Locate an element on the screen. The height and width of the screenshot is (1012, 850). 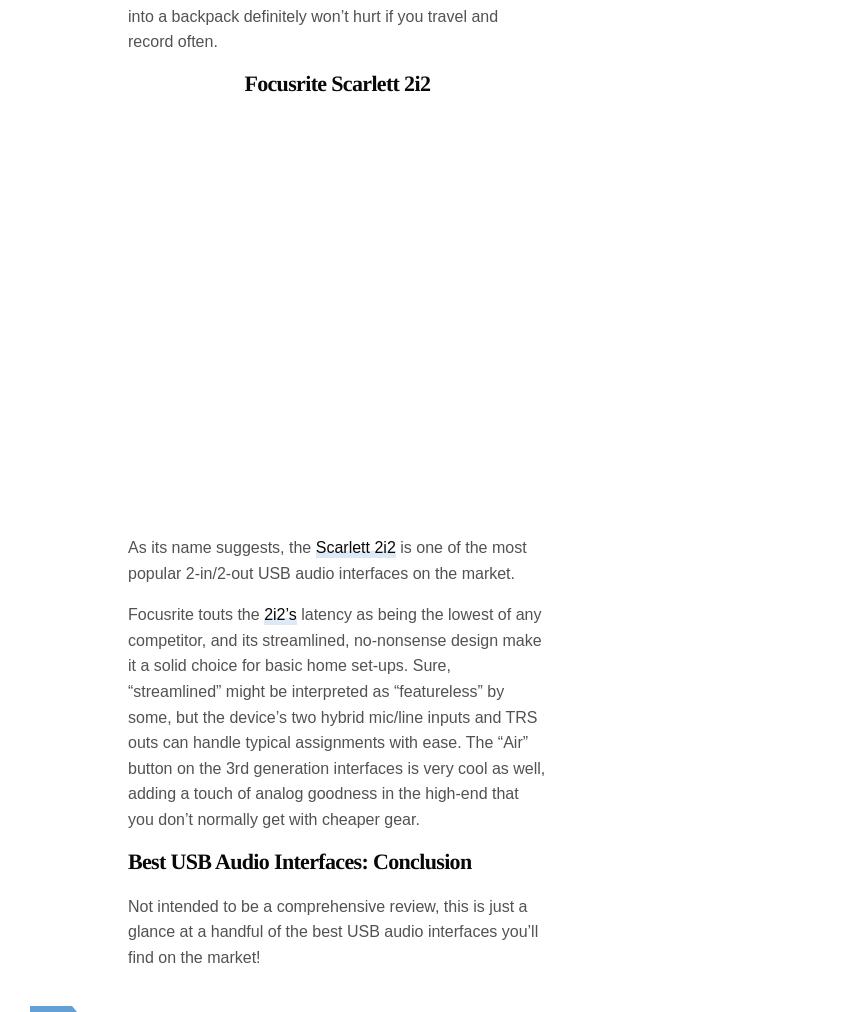
'Best USB Audio Interfaces: Conclusion' is located at coordinates (299, 699).